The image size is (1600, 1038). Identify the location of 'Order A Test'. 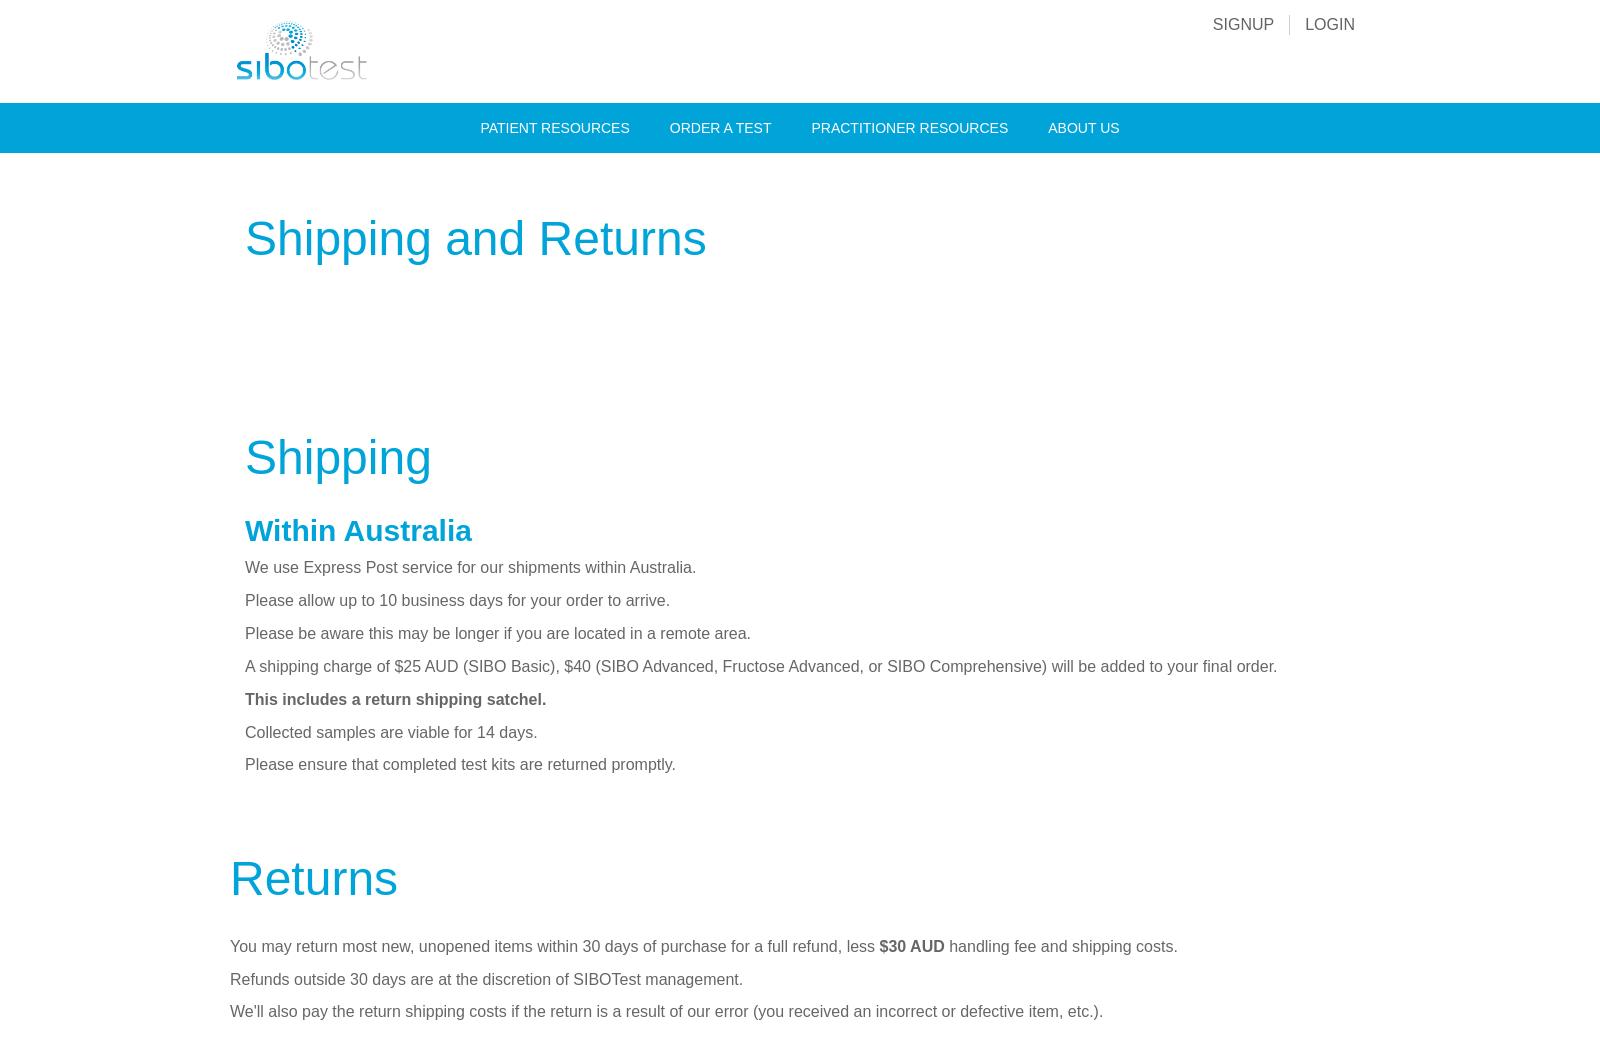
(720, 126).